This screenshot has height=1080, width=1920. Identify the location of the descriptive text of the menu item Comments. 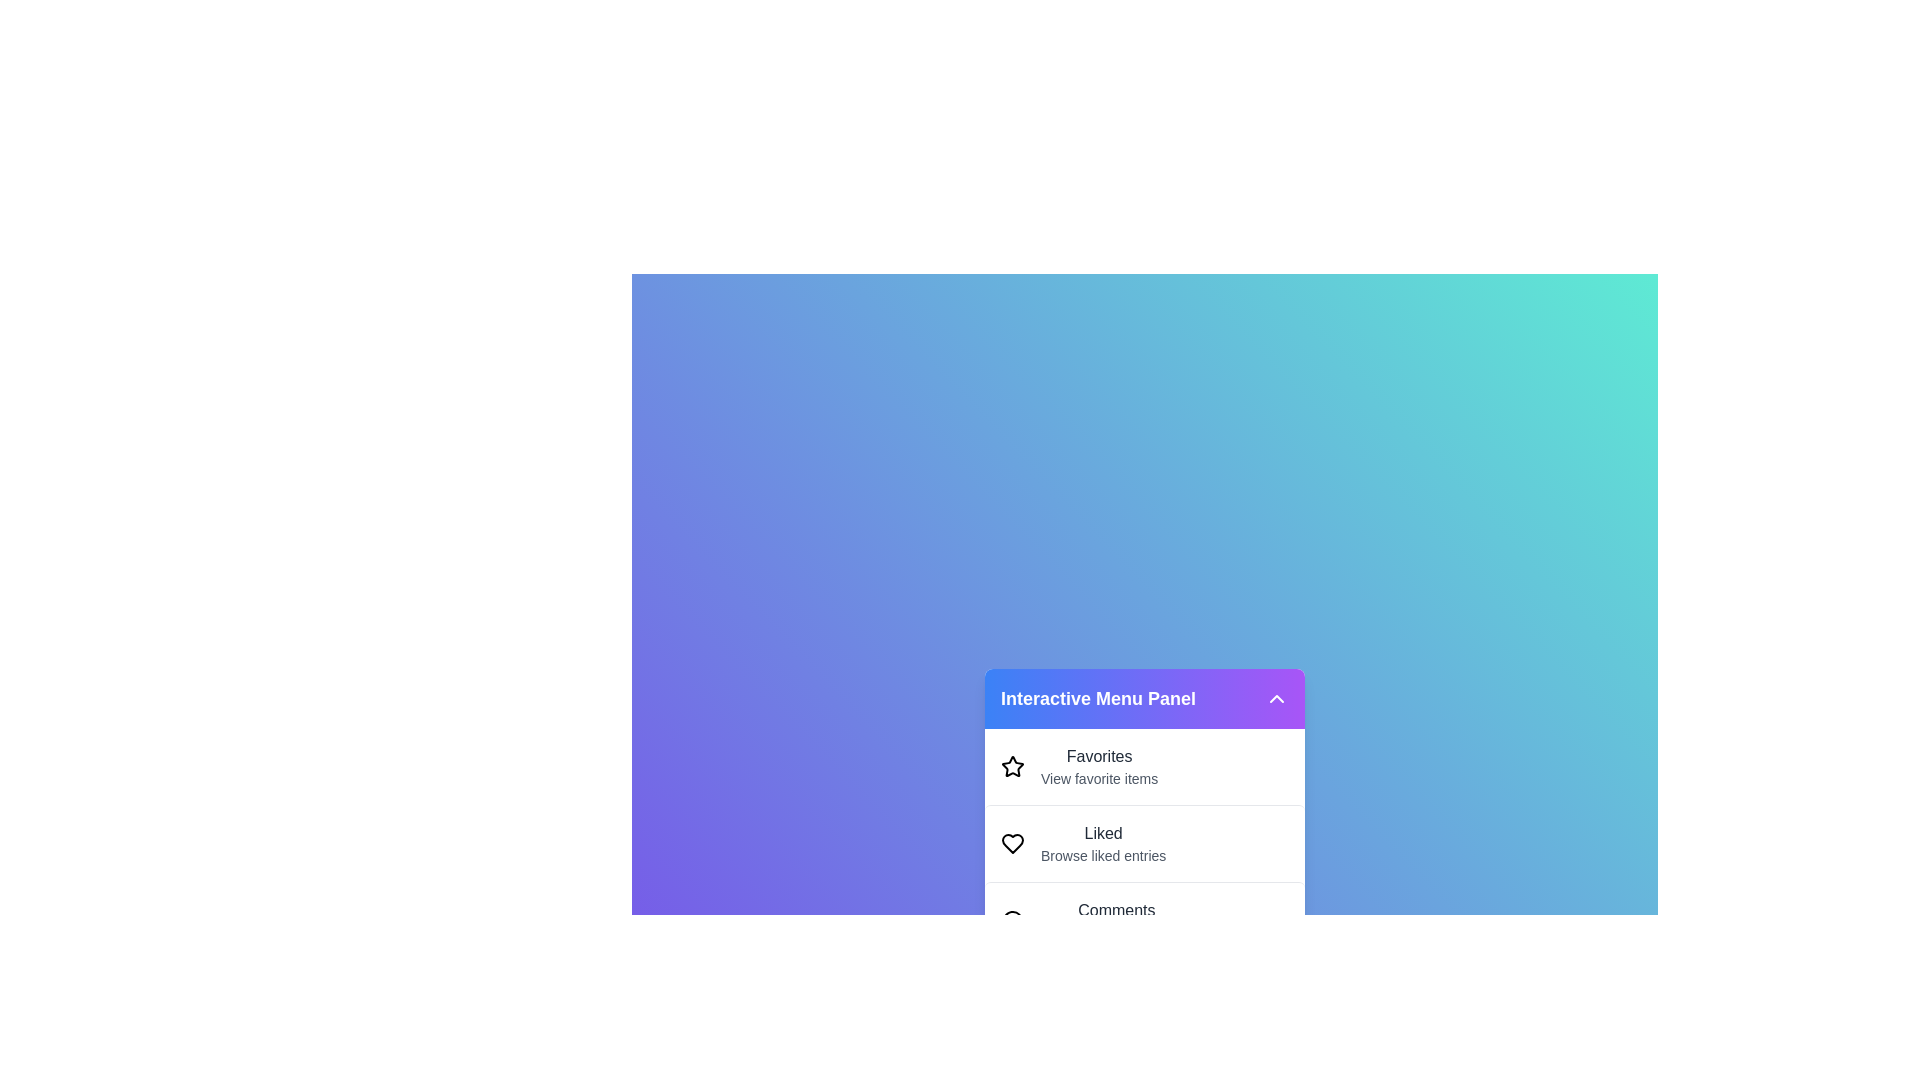
(1115, 910).